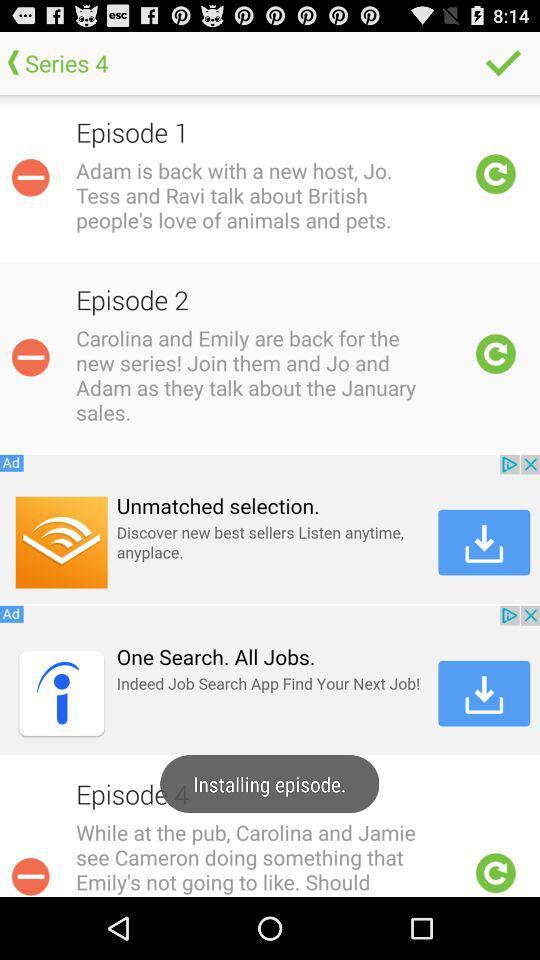 Image resolution: width=540 pixels, height=960 pixels. I want to click on advertiser site, so click(270, 680).